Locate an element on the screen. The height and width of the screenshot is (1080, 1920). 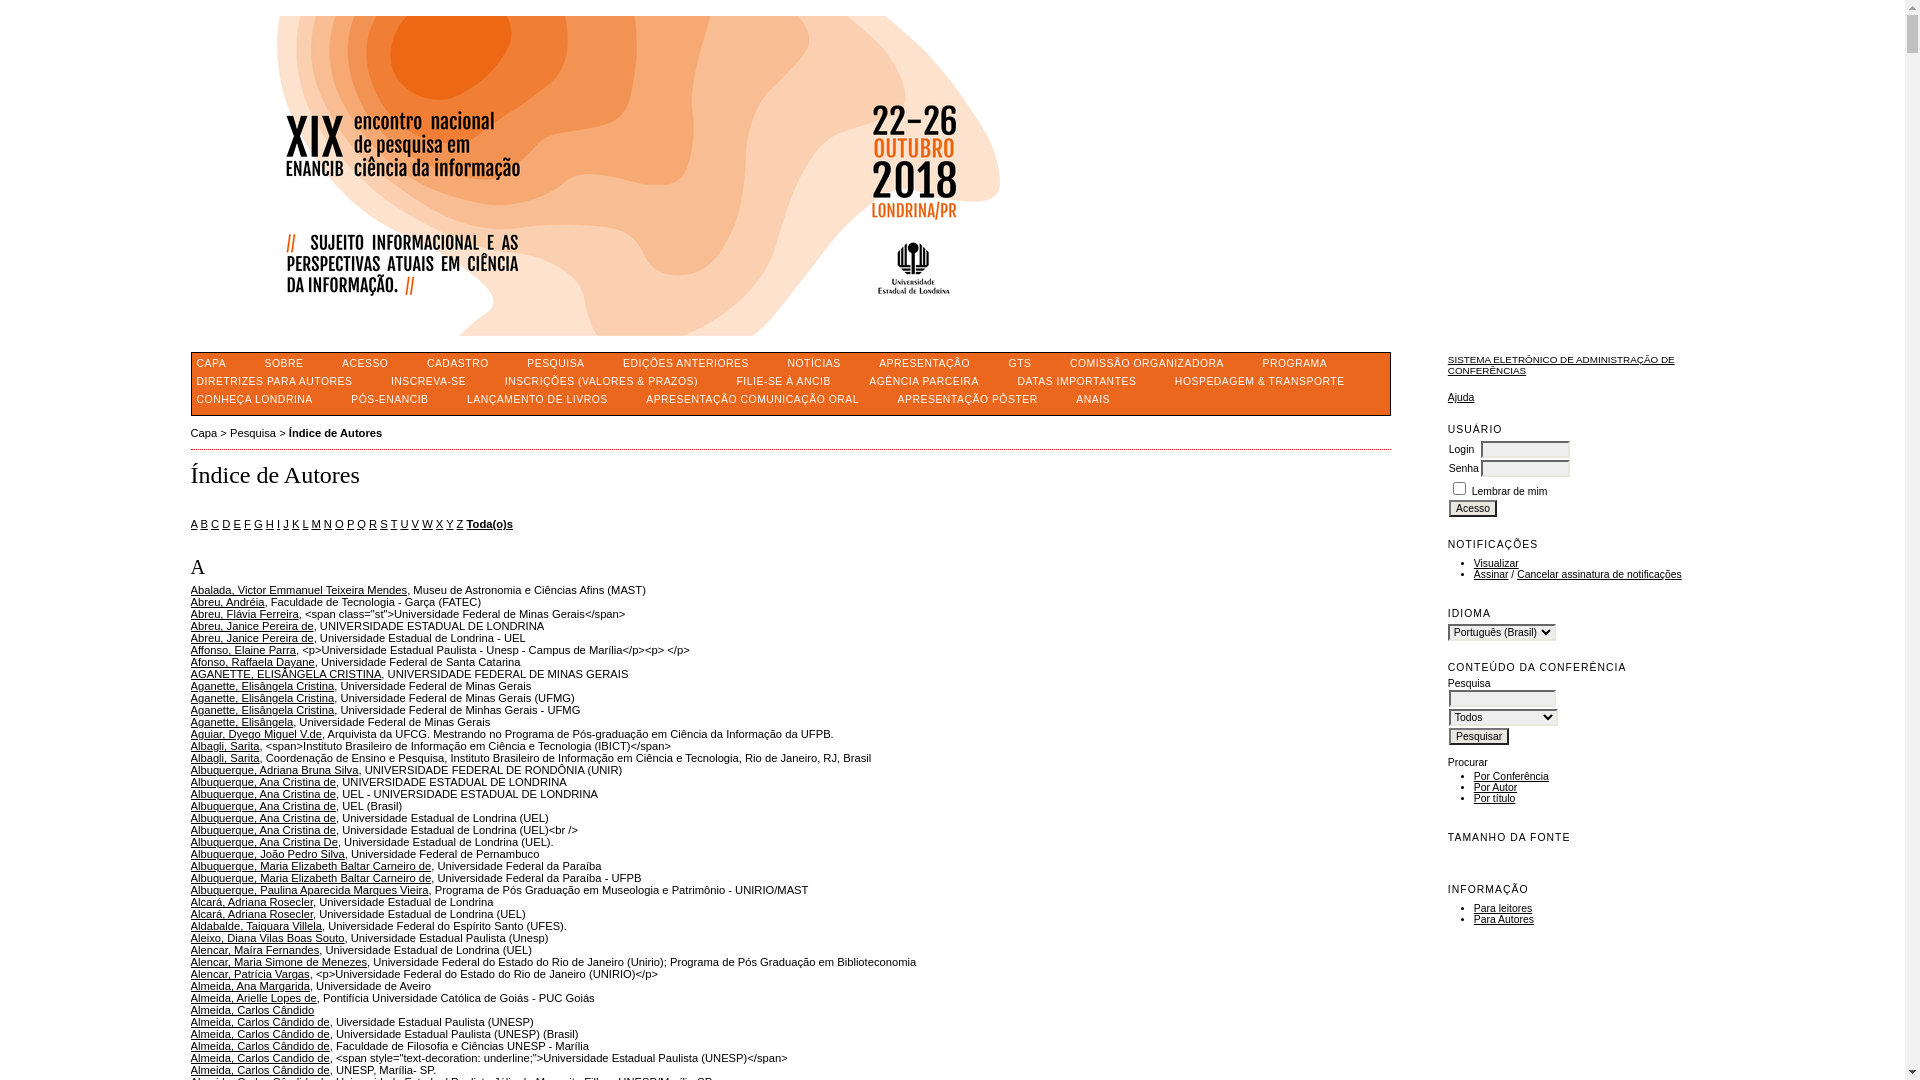
'DIRETRIZES PARA AUTORES' is located at coordinates (273, 381).